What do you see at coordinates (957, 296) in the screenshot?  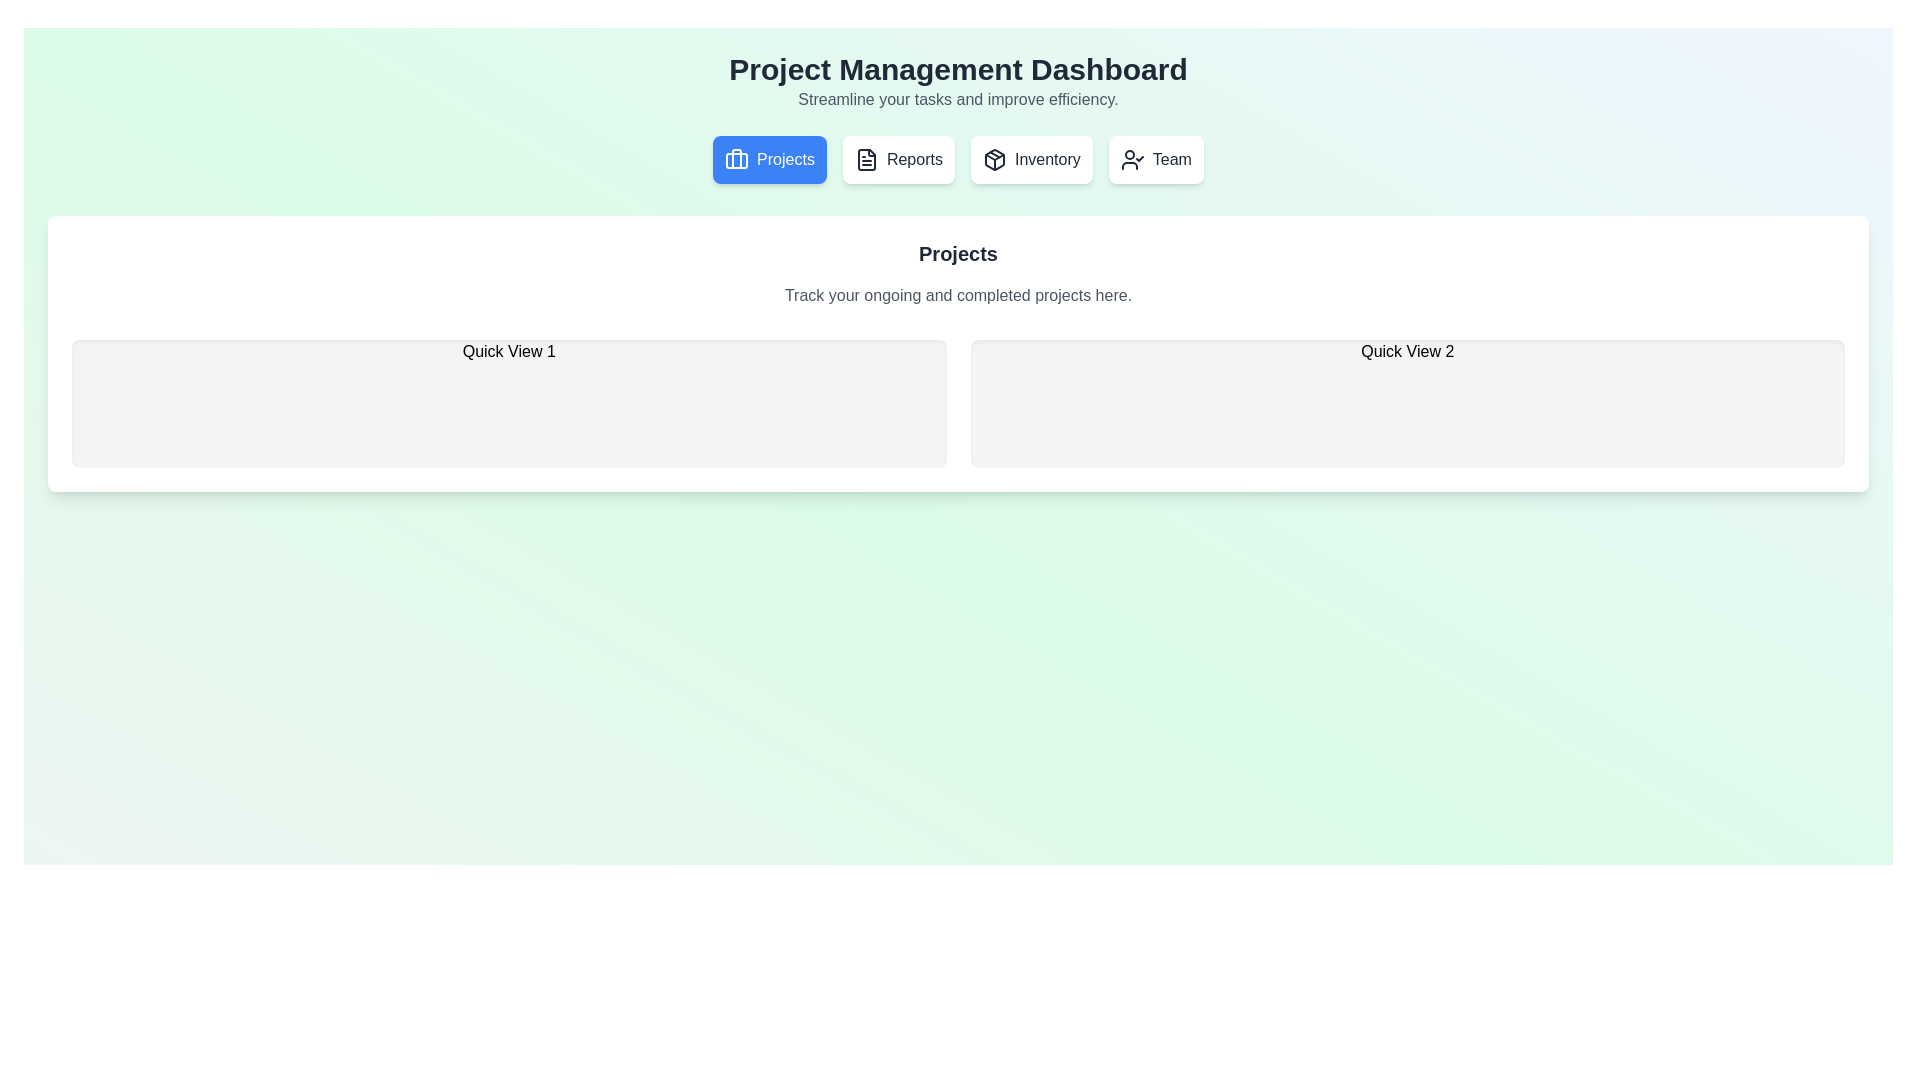 I see `the text label displaying 'Track your ongoing and completed projects here.' which is styled with gray text on a white background, located below the 'Projects' header` at bounding box center [957, 296].